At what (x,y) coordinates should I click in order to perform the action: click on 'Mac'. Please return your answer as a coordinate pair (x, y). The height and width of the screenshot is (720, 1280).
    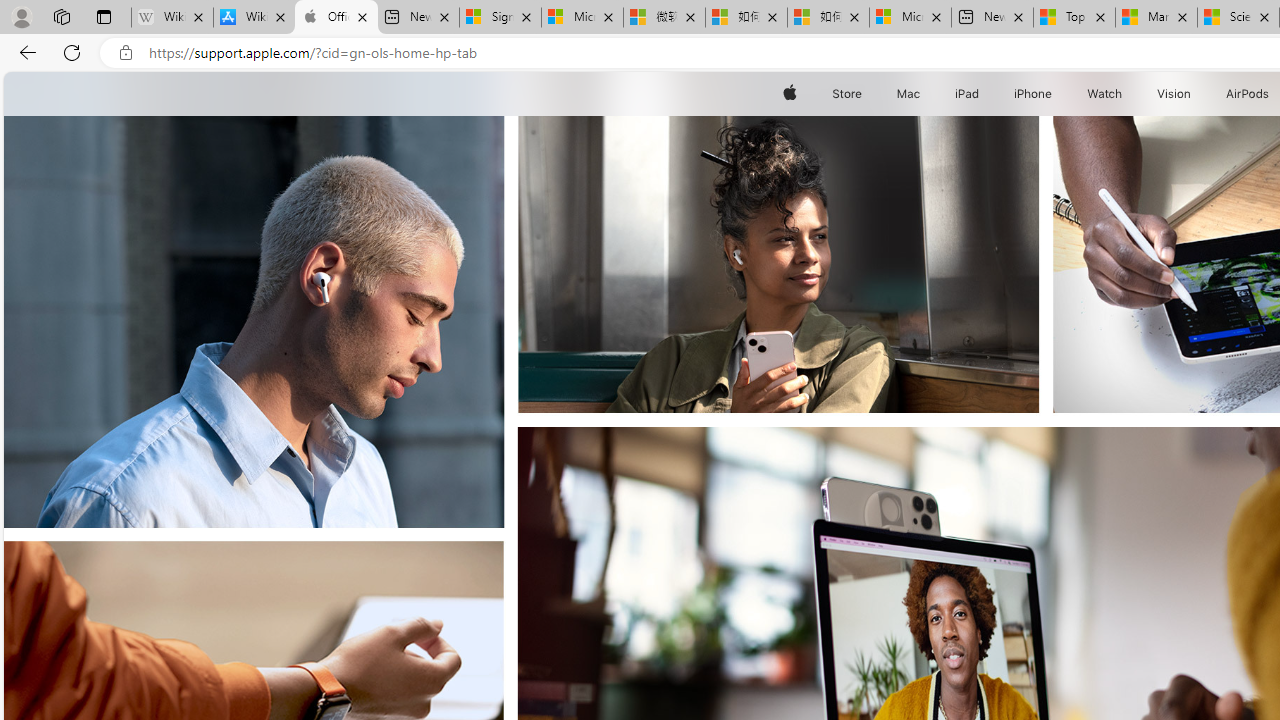
    Looking at the image, I should click on (907, 93).